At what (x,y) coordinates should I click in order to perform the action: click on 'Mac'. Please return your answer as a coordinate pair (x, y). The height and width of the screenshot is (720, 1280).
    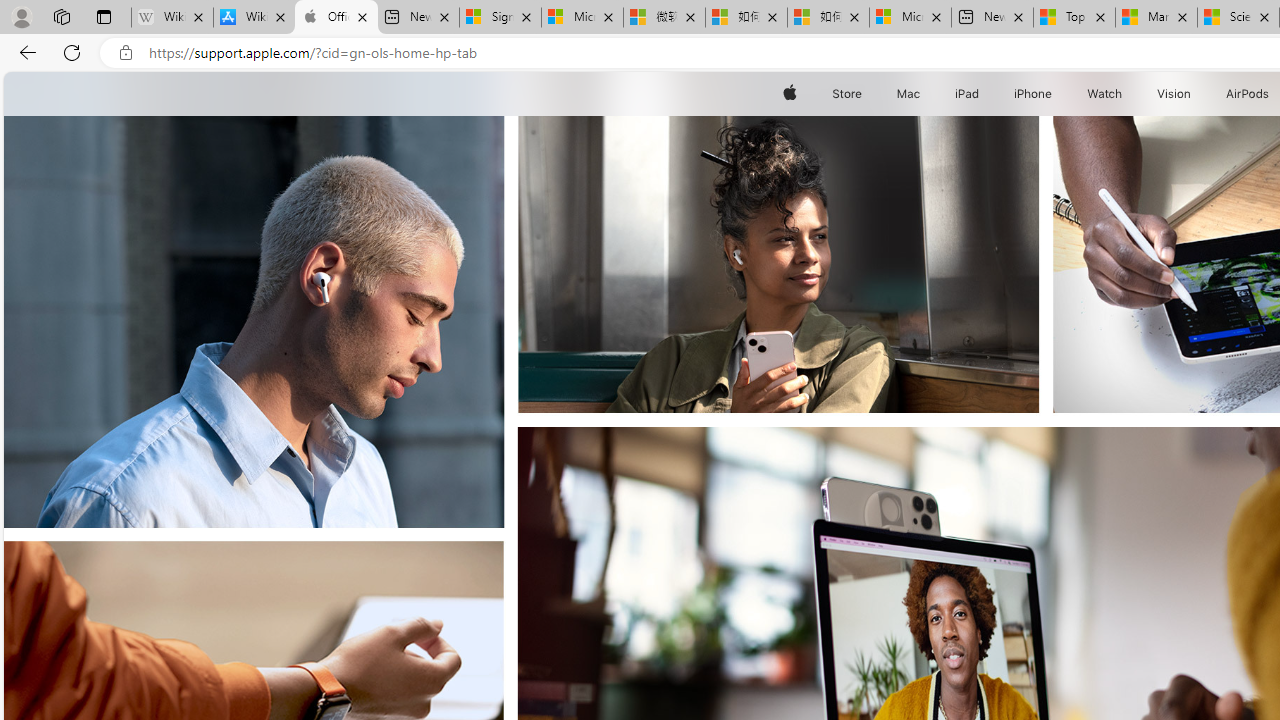
    Looking at the image, I should click on (907, 93).